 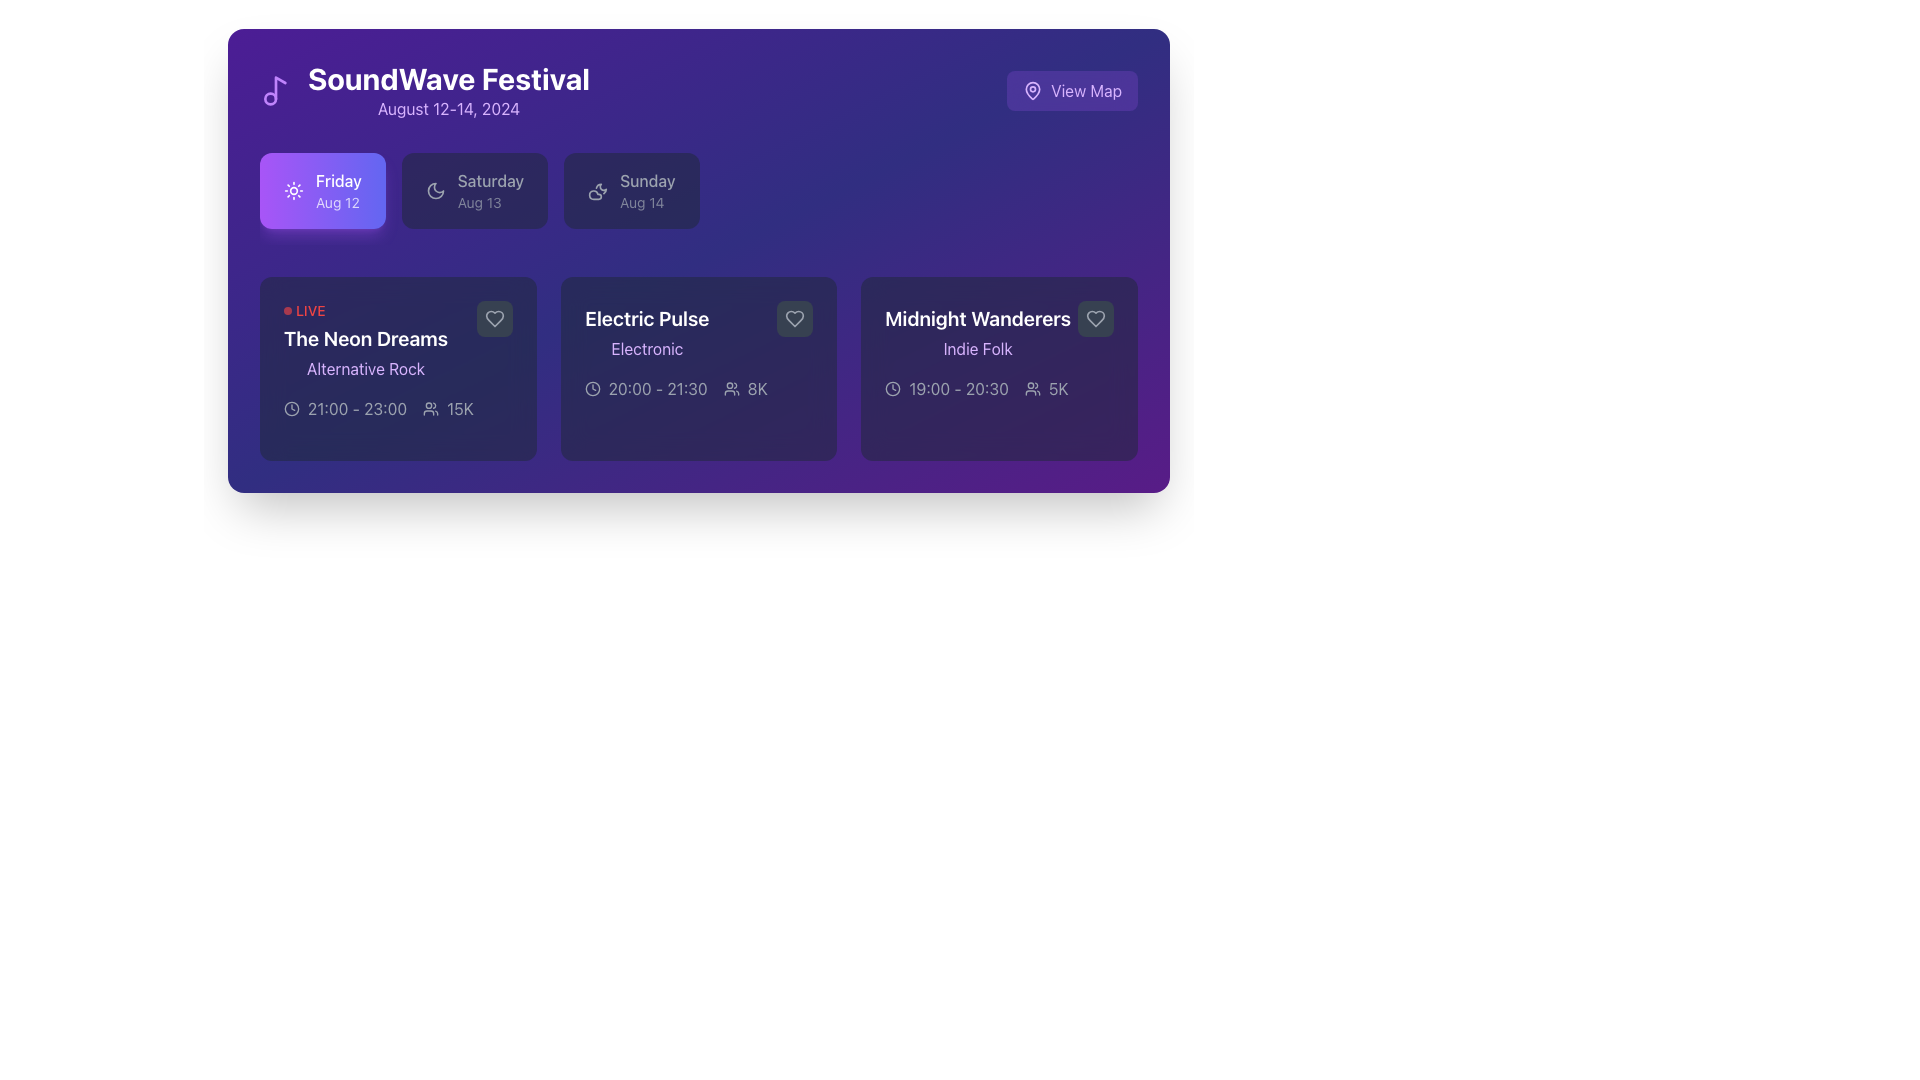 What do you see at coordinates (647, 203) in the screenshot?
I see `date information displayed in the text label that shows 'Aug 14', located below 'Sunday' in the Sunday date selection card` at bounding box center [647, 203].